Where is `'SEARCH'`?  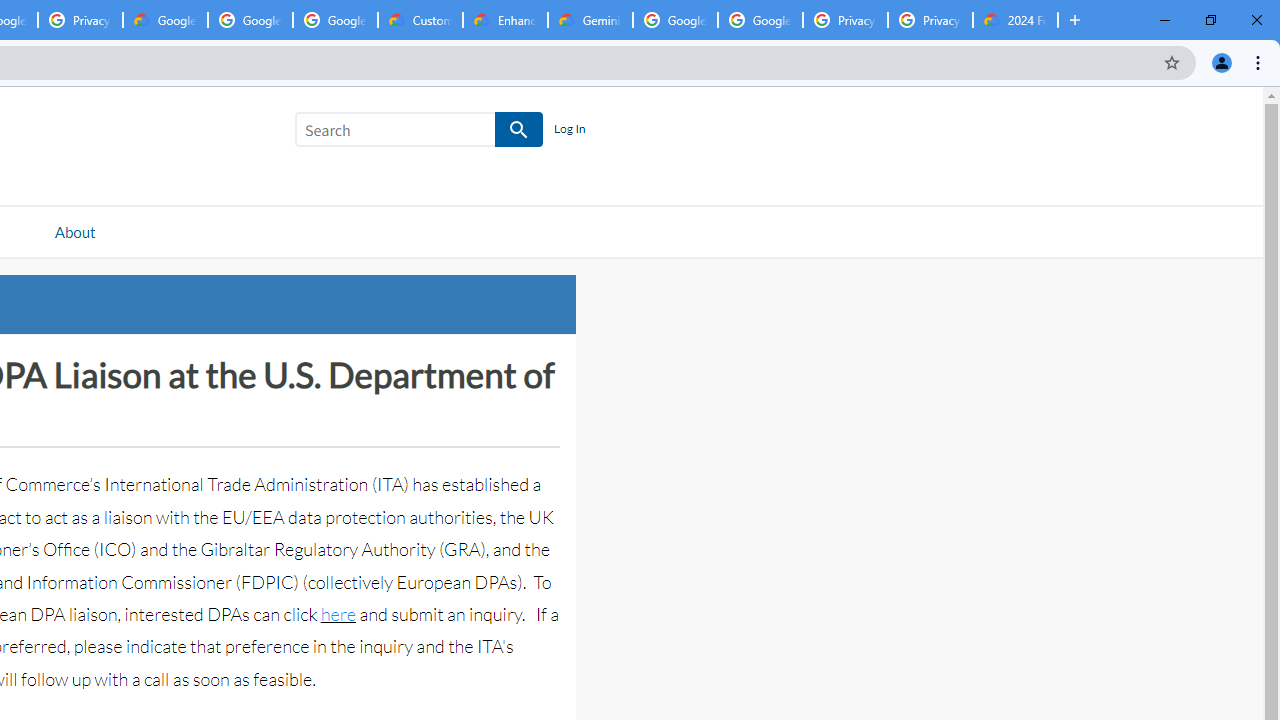 'SEARCH' is located at coordinates (519, 130).